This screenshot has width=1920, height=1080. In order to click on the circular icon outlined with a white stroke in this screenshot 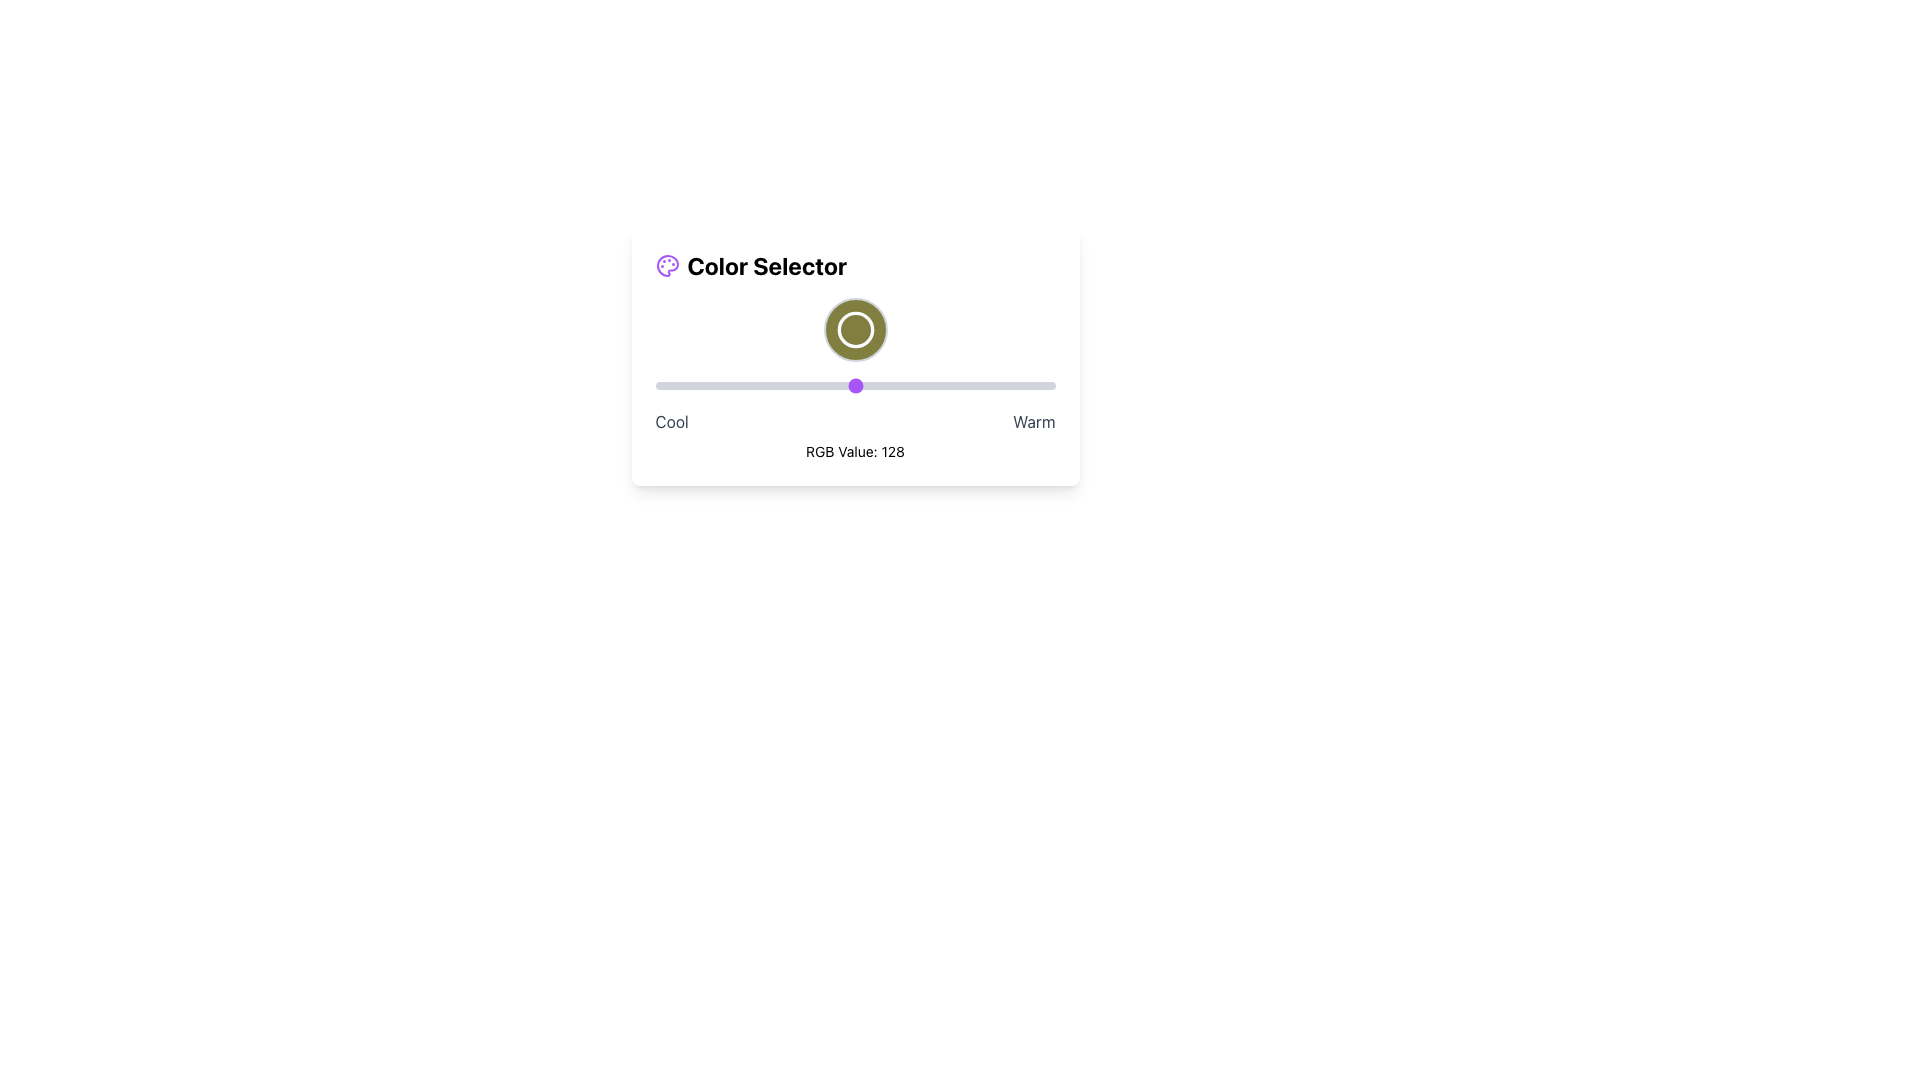, I will do `click(855, 329)`.